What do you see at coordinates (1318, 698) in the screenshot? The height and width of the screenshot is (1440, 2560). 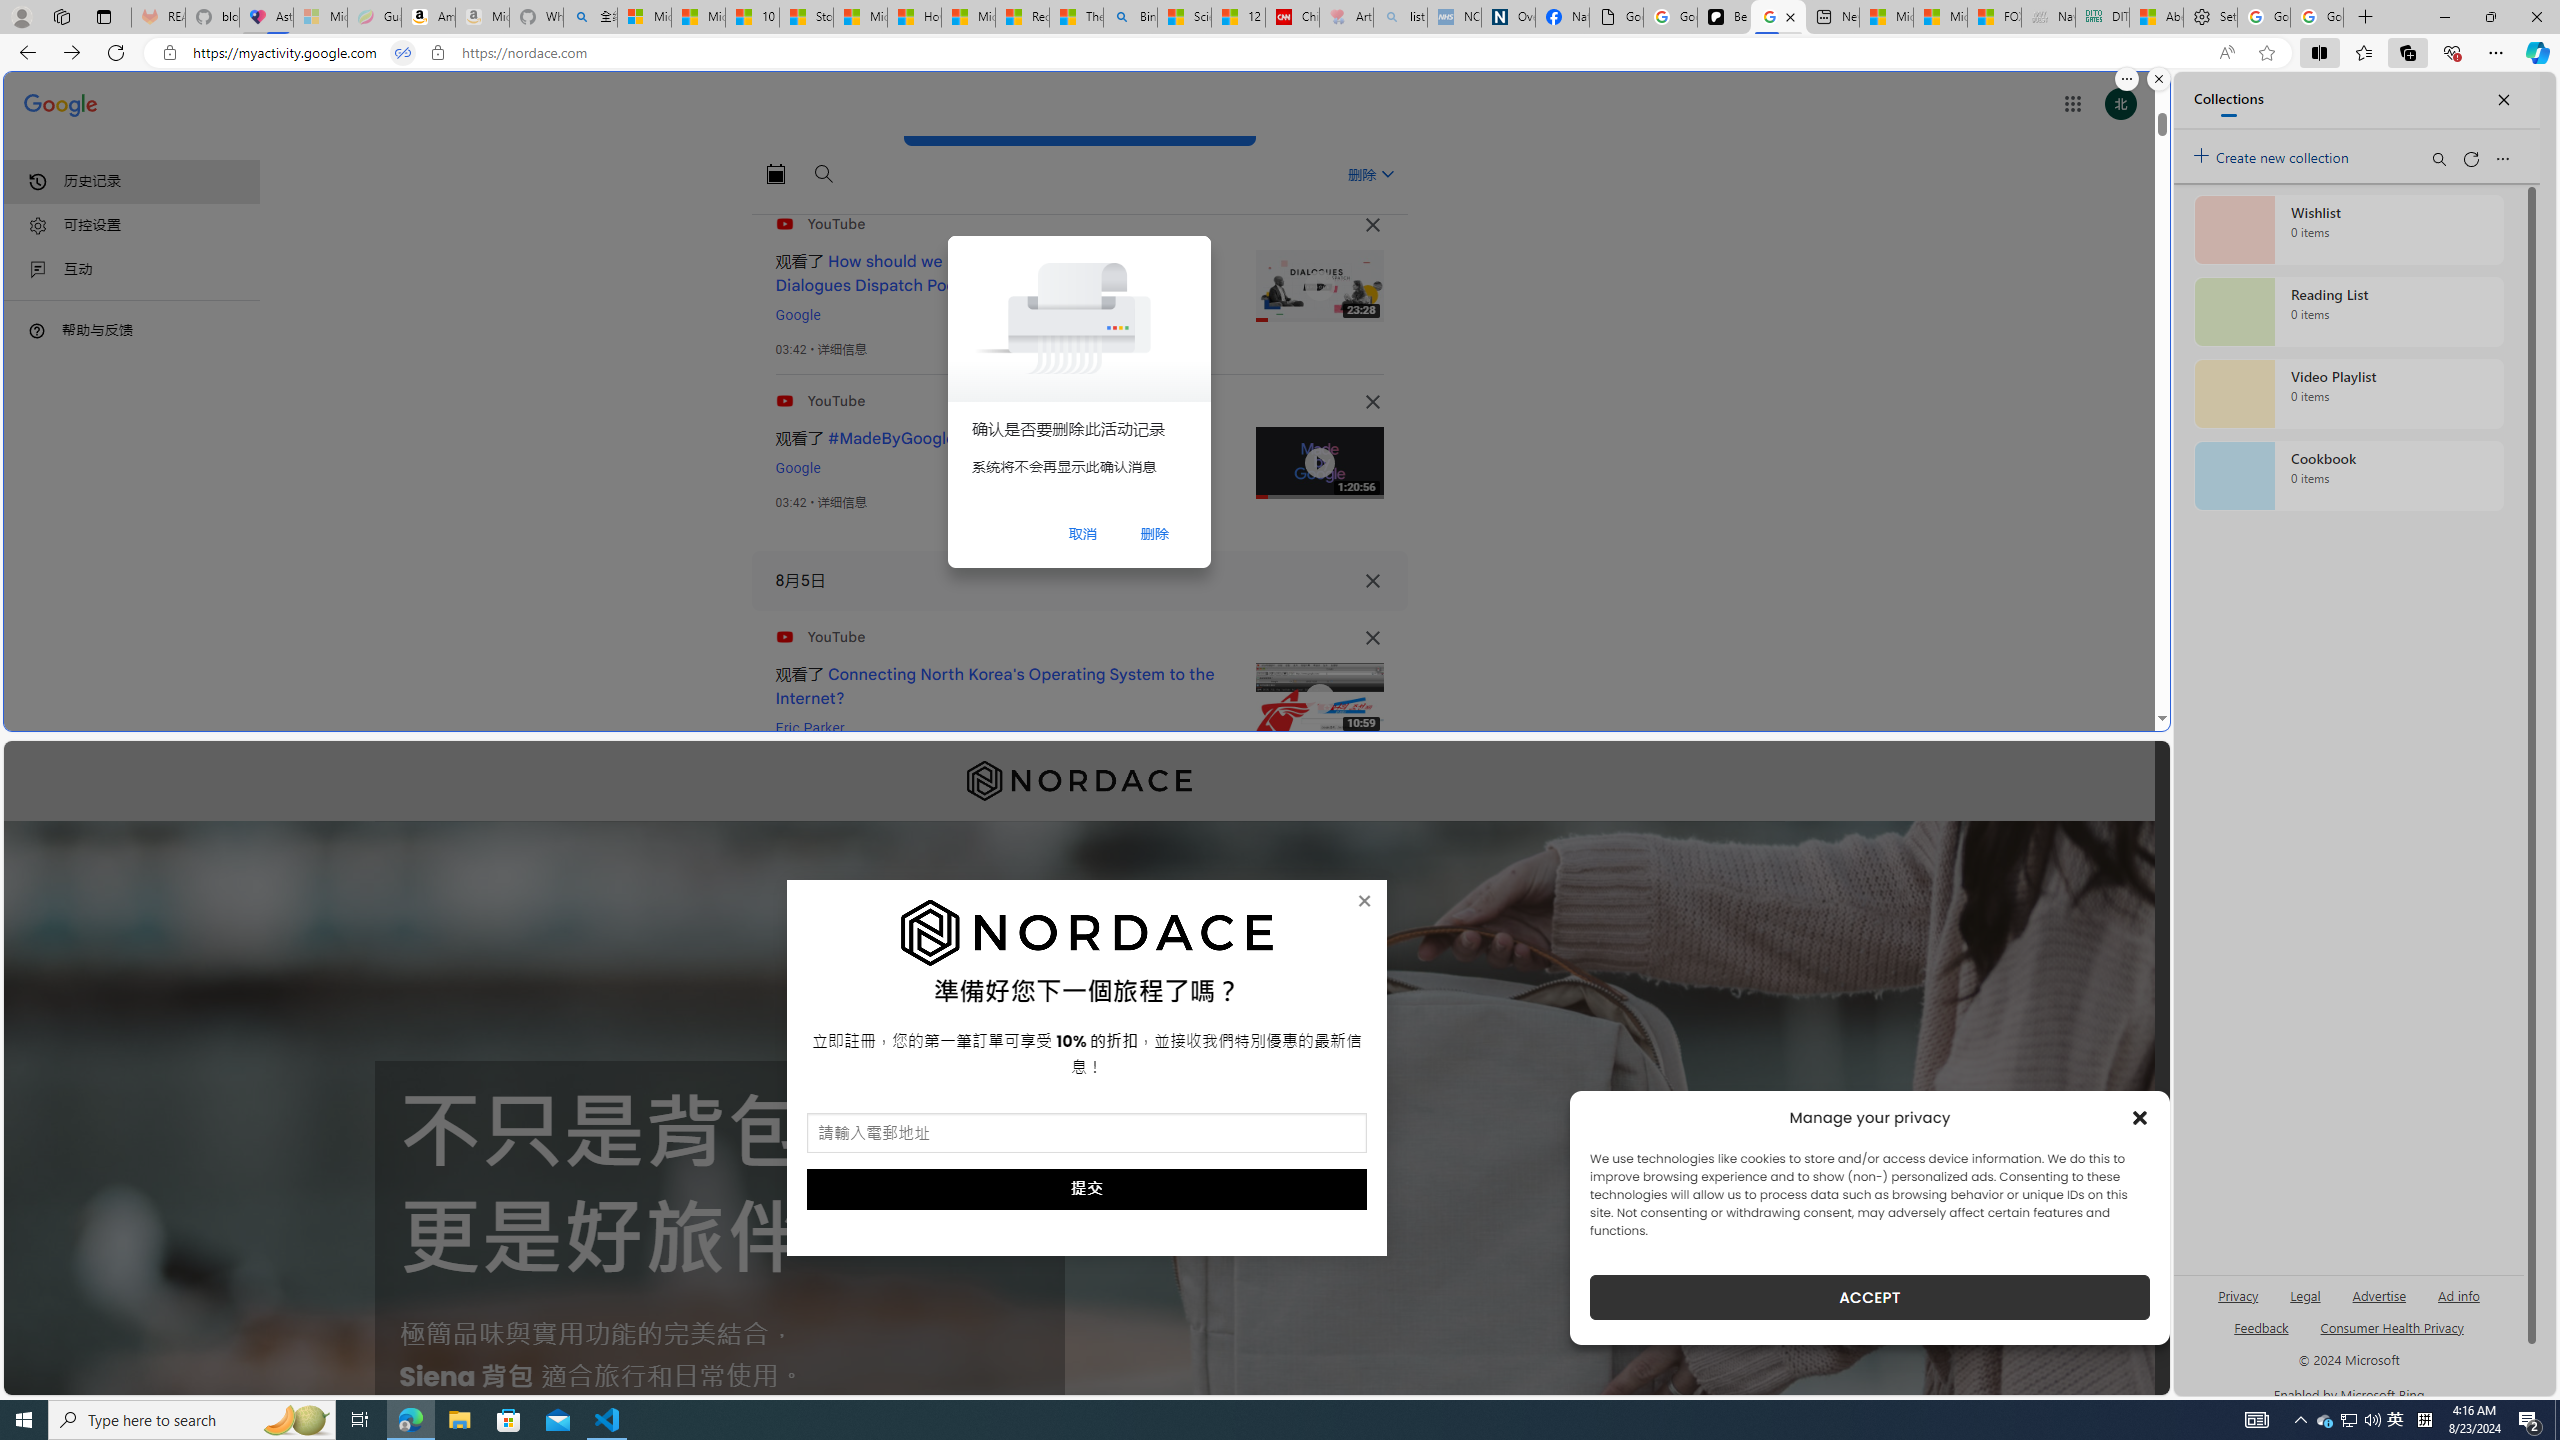 I see `'Class: IVR0f NMm5M'` at bounding box center [1318, 698].